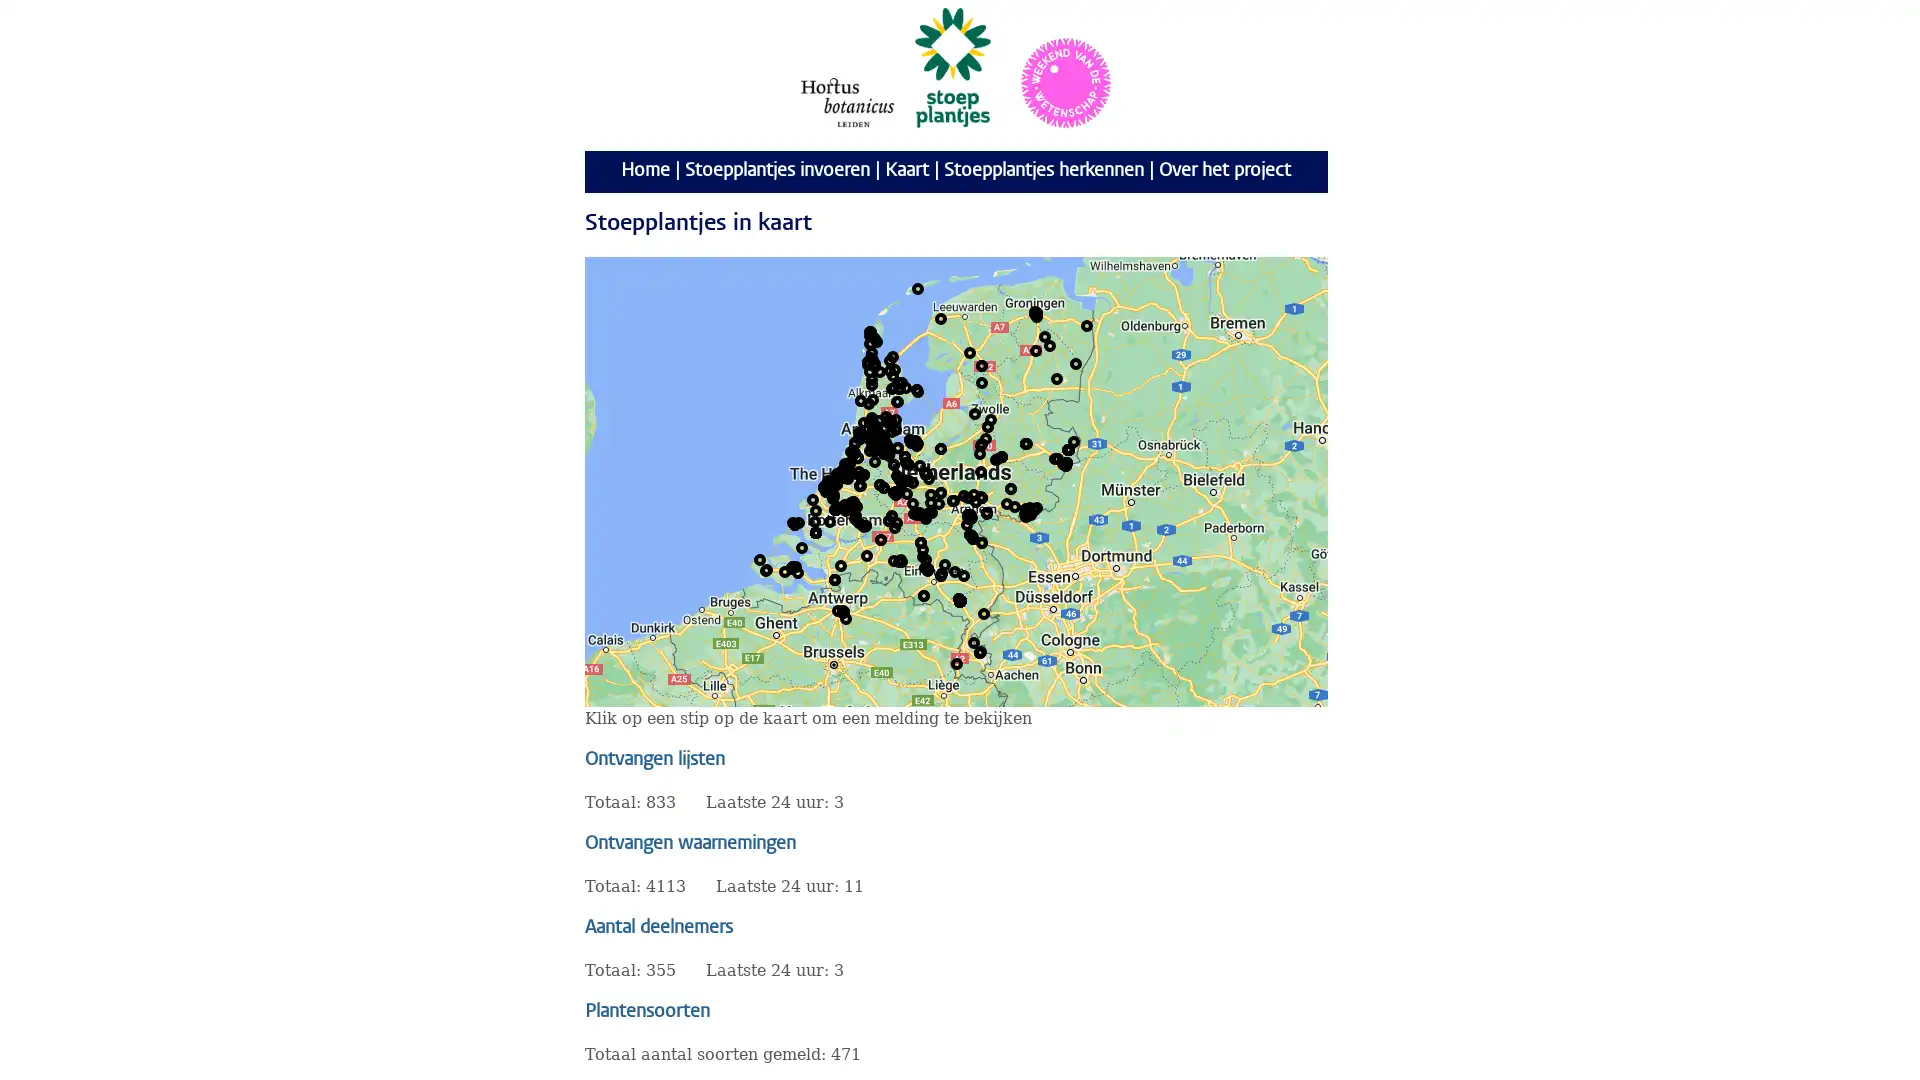  What do you see at coordinates (844, 507) in the screenshot?
I see `Telling van op 06 november 2021` at bounding box center [844, 507].